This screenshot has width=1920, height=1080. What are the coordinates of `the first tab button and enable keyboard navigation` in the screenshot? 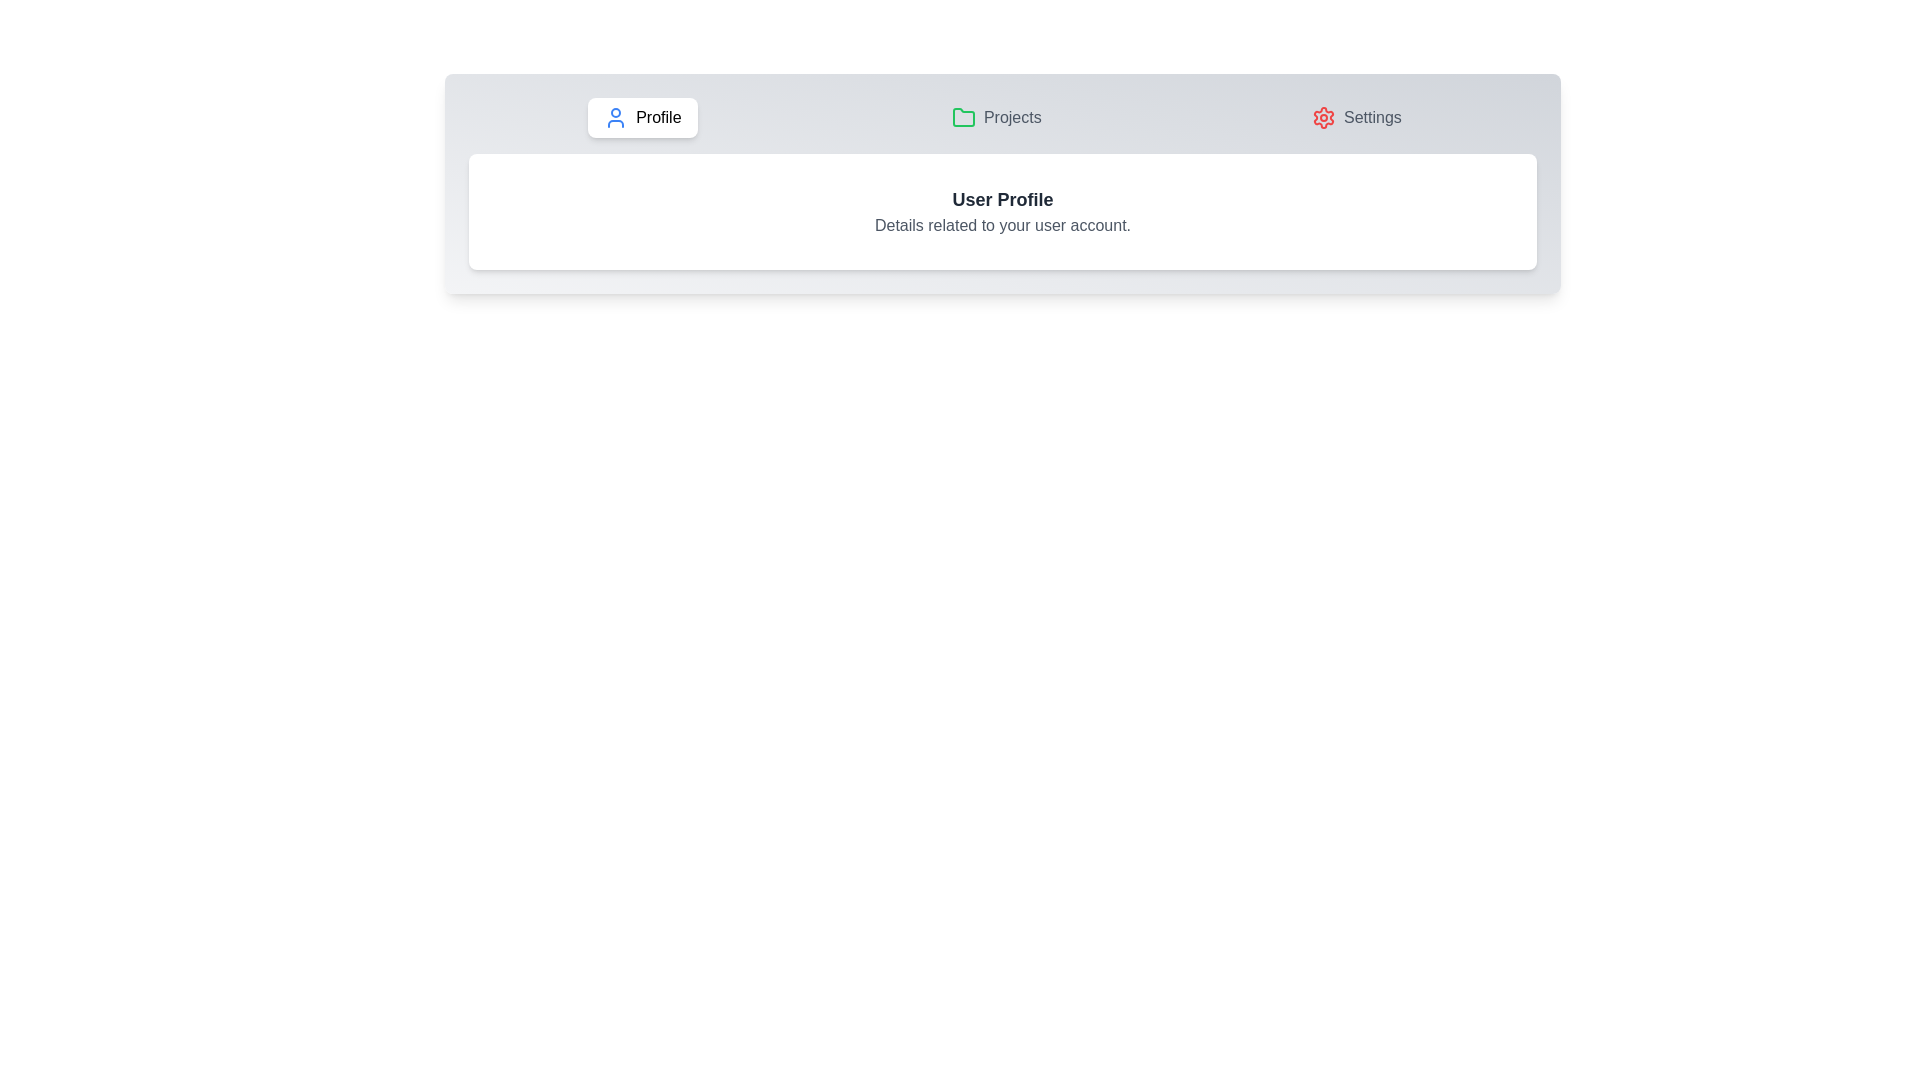 It's located at (642, 118).